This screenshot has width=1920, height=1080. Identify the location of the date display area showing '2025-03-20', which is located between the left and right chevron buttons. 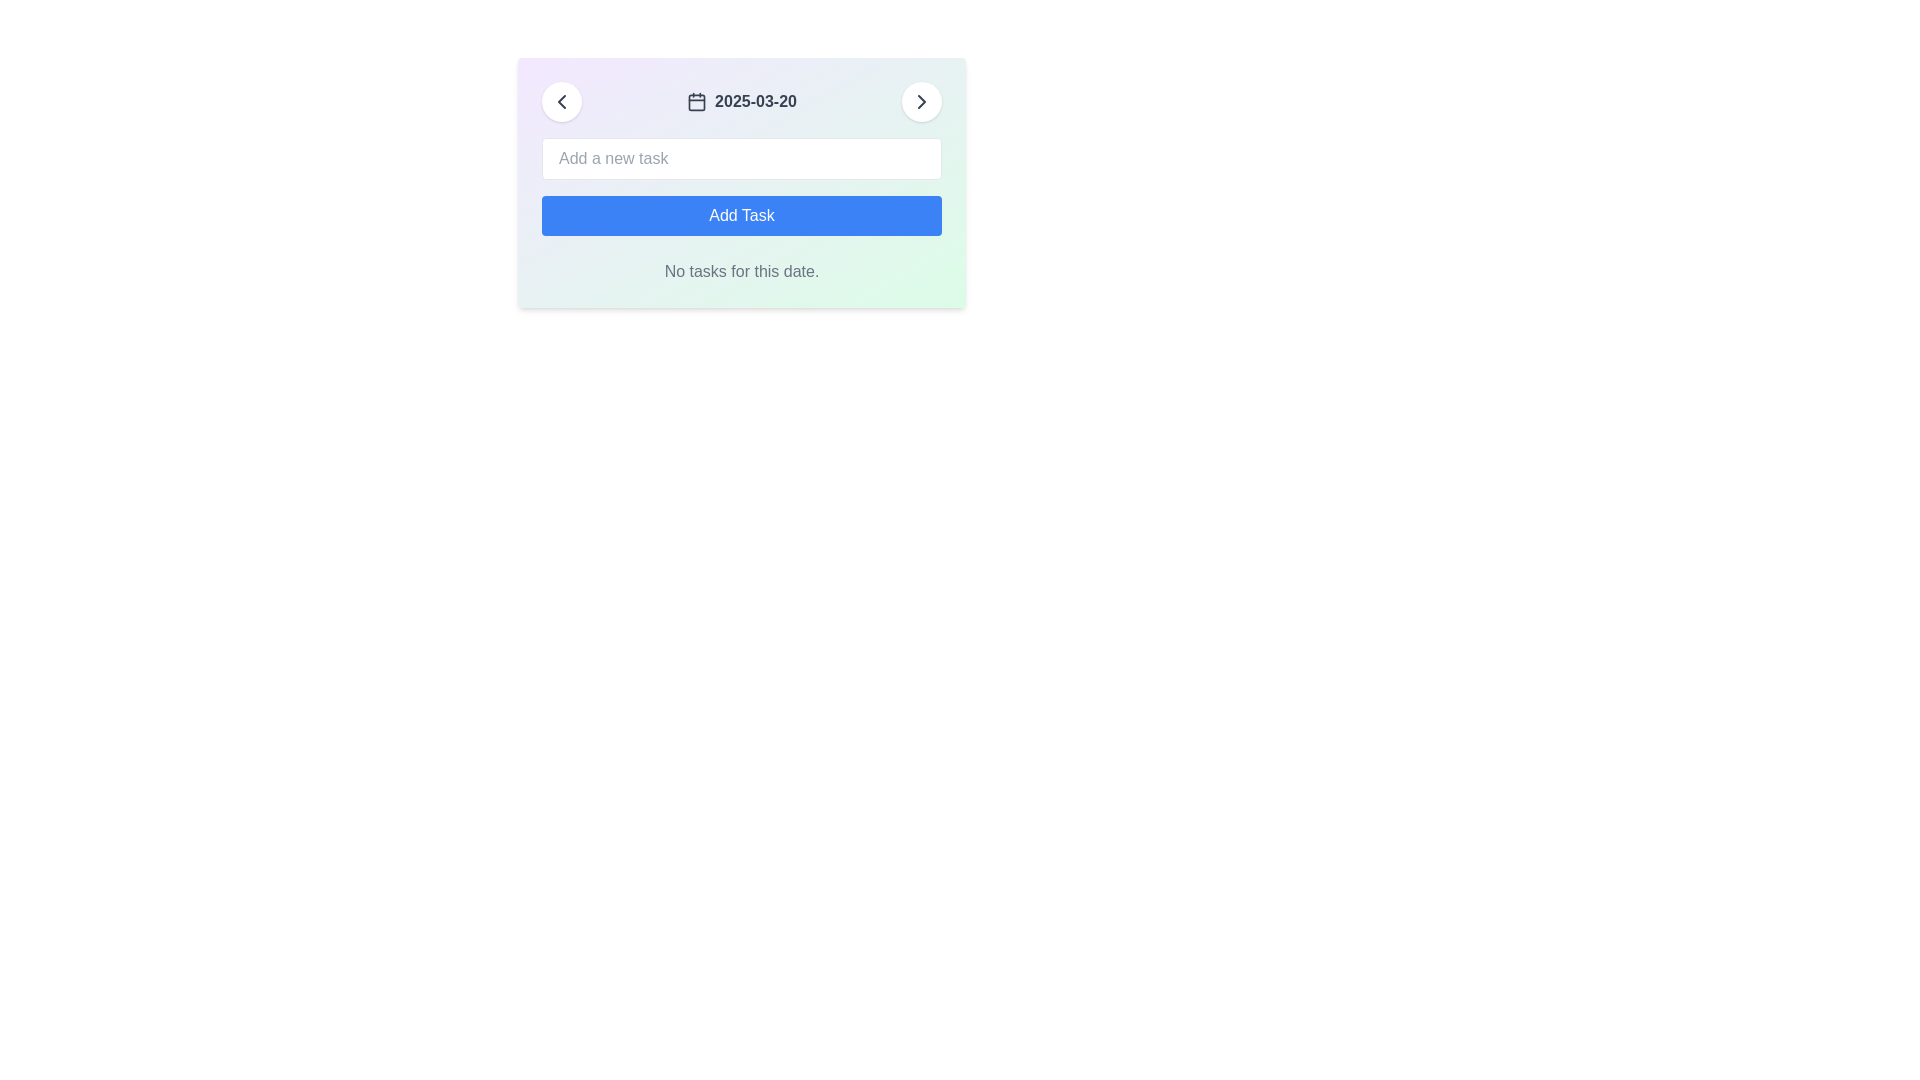
(741, 101).